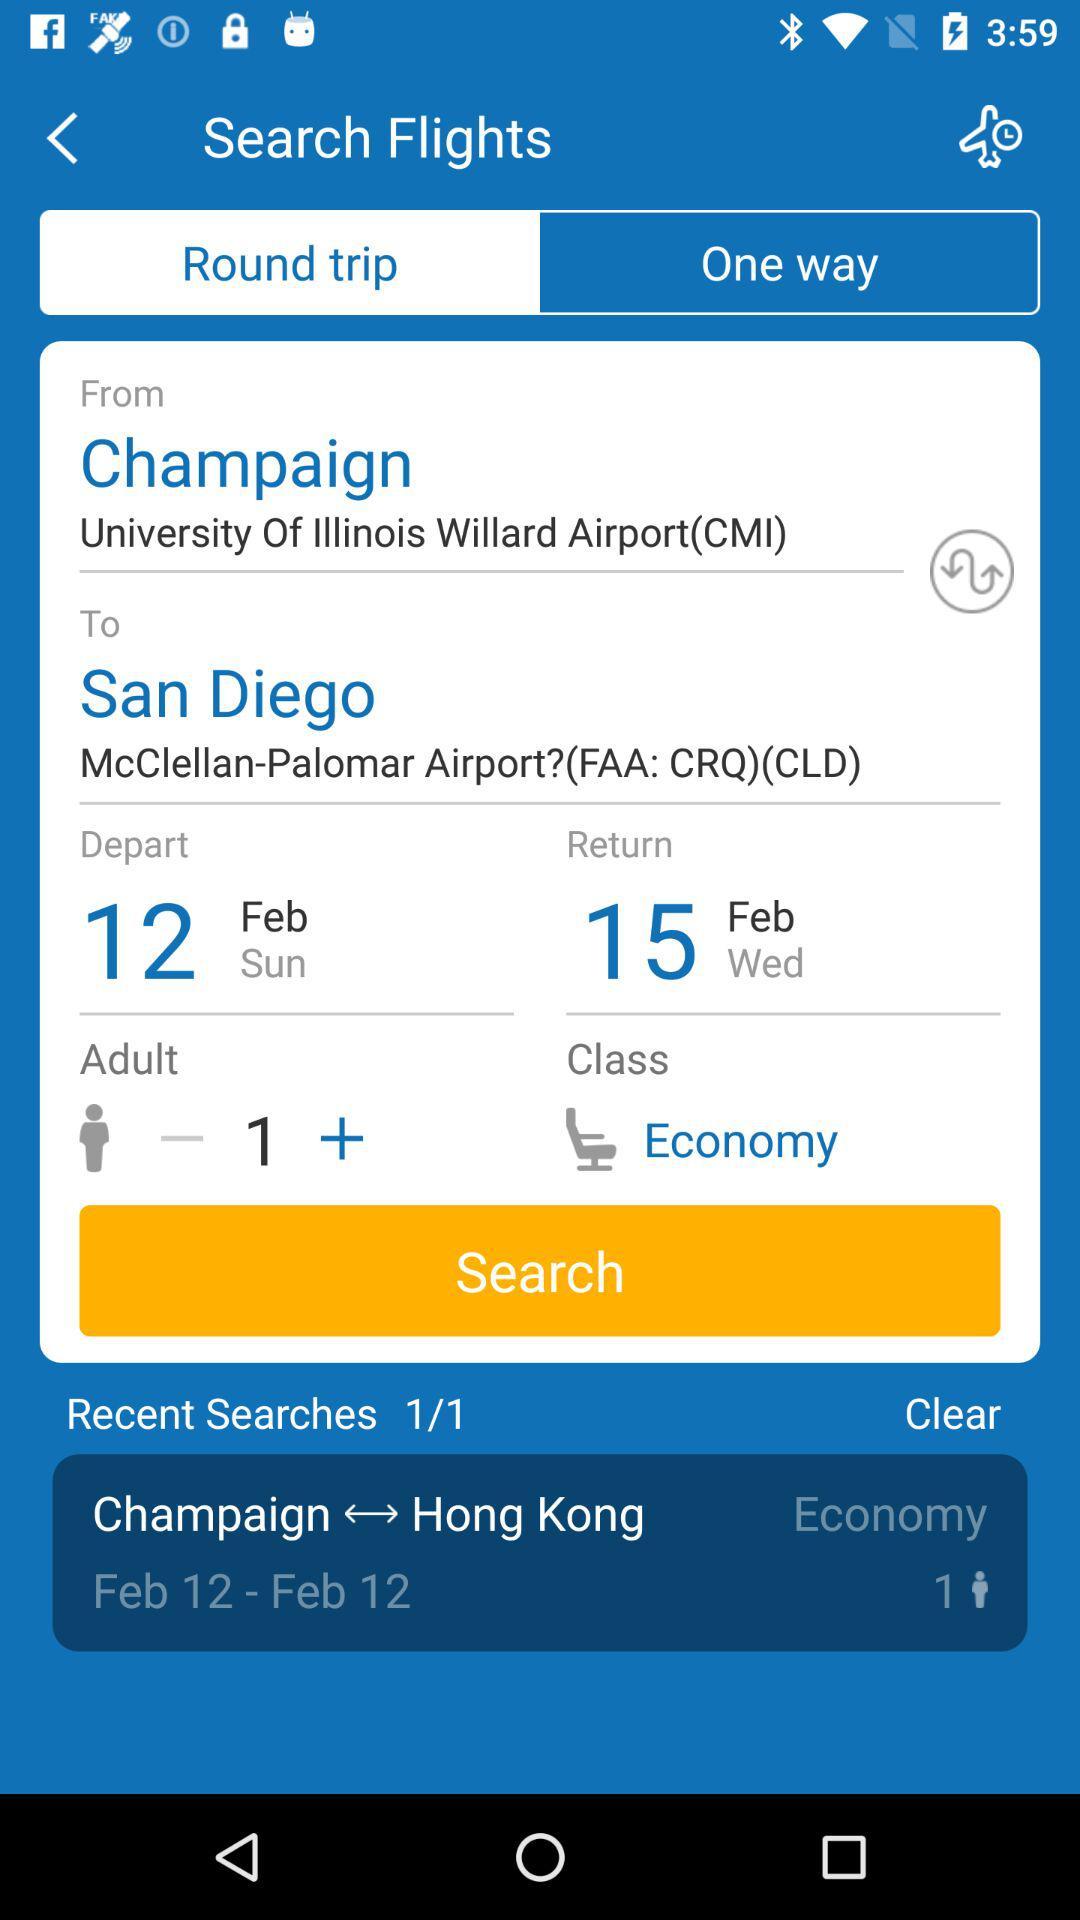 This screenshot has width=1080, height=1920. Describe the element at coordinates (951, 1411) in the screenshot. I see `icon above the economy icon` at that location.